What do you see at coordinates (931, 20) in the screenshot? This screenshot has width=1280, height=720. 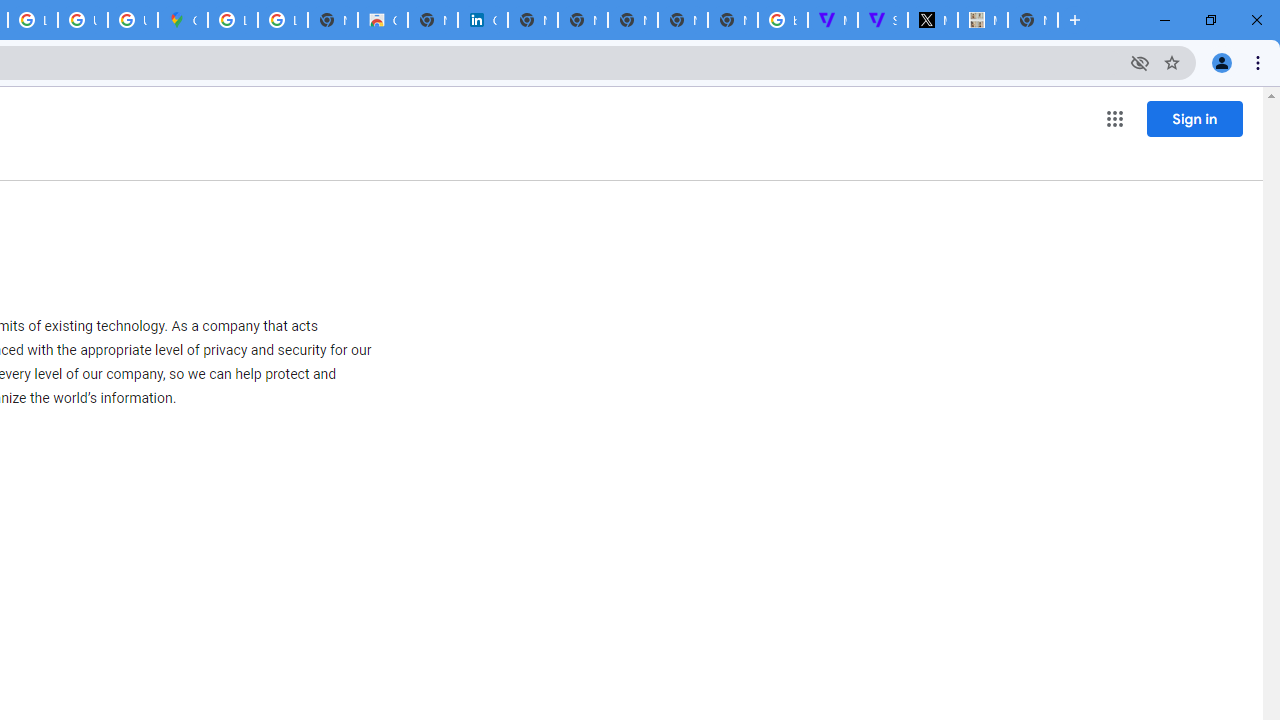 I see `'Miley Cyrus (@MileyCyrus) / X'` at bounding box center [931, 20].